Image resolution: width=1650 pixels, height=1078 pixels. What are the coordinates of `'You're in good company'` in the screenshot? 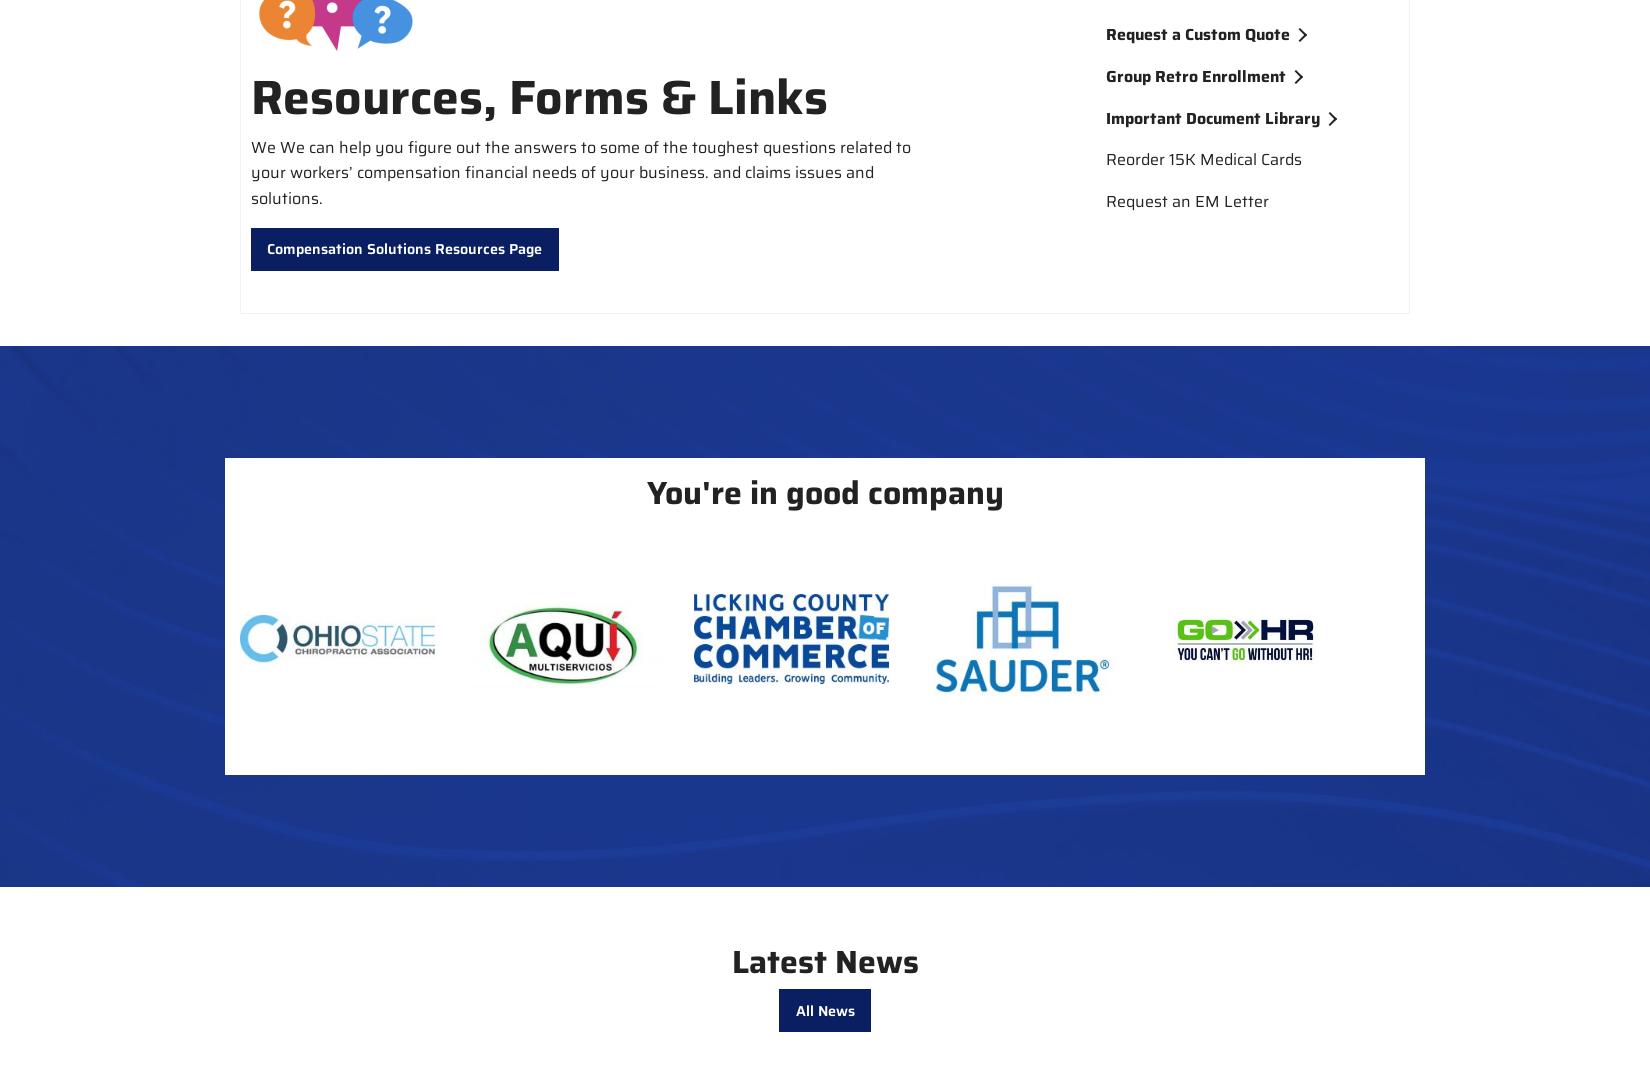 It's located at (823, 490).